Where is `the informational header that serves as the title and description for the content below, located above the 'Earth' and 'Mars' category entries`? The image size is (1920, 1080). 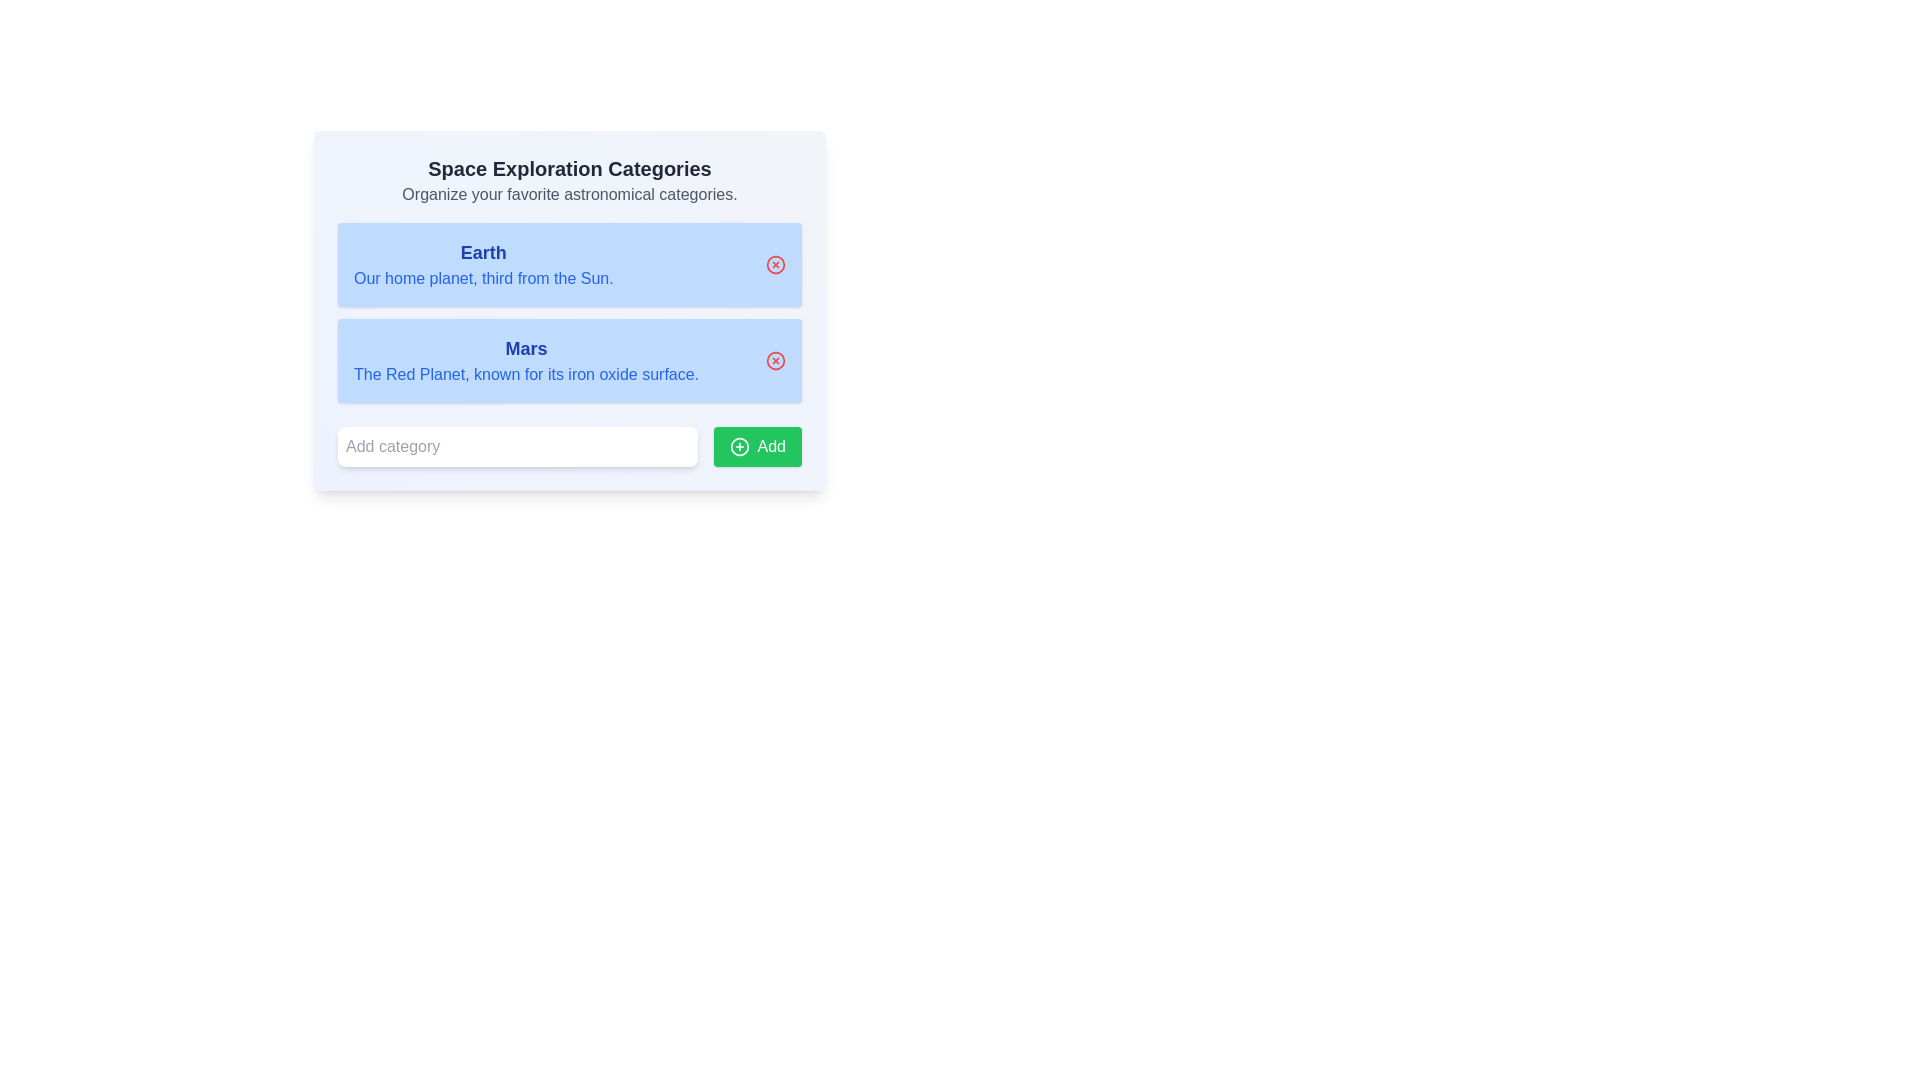
the informational header that serves as the title and description for the content below, located above the 'Earth' and 'Mars' category entries is located at coordinates (569, 181).